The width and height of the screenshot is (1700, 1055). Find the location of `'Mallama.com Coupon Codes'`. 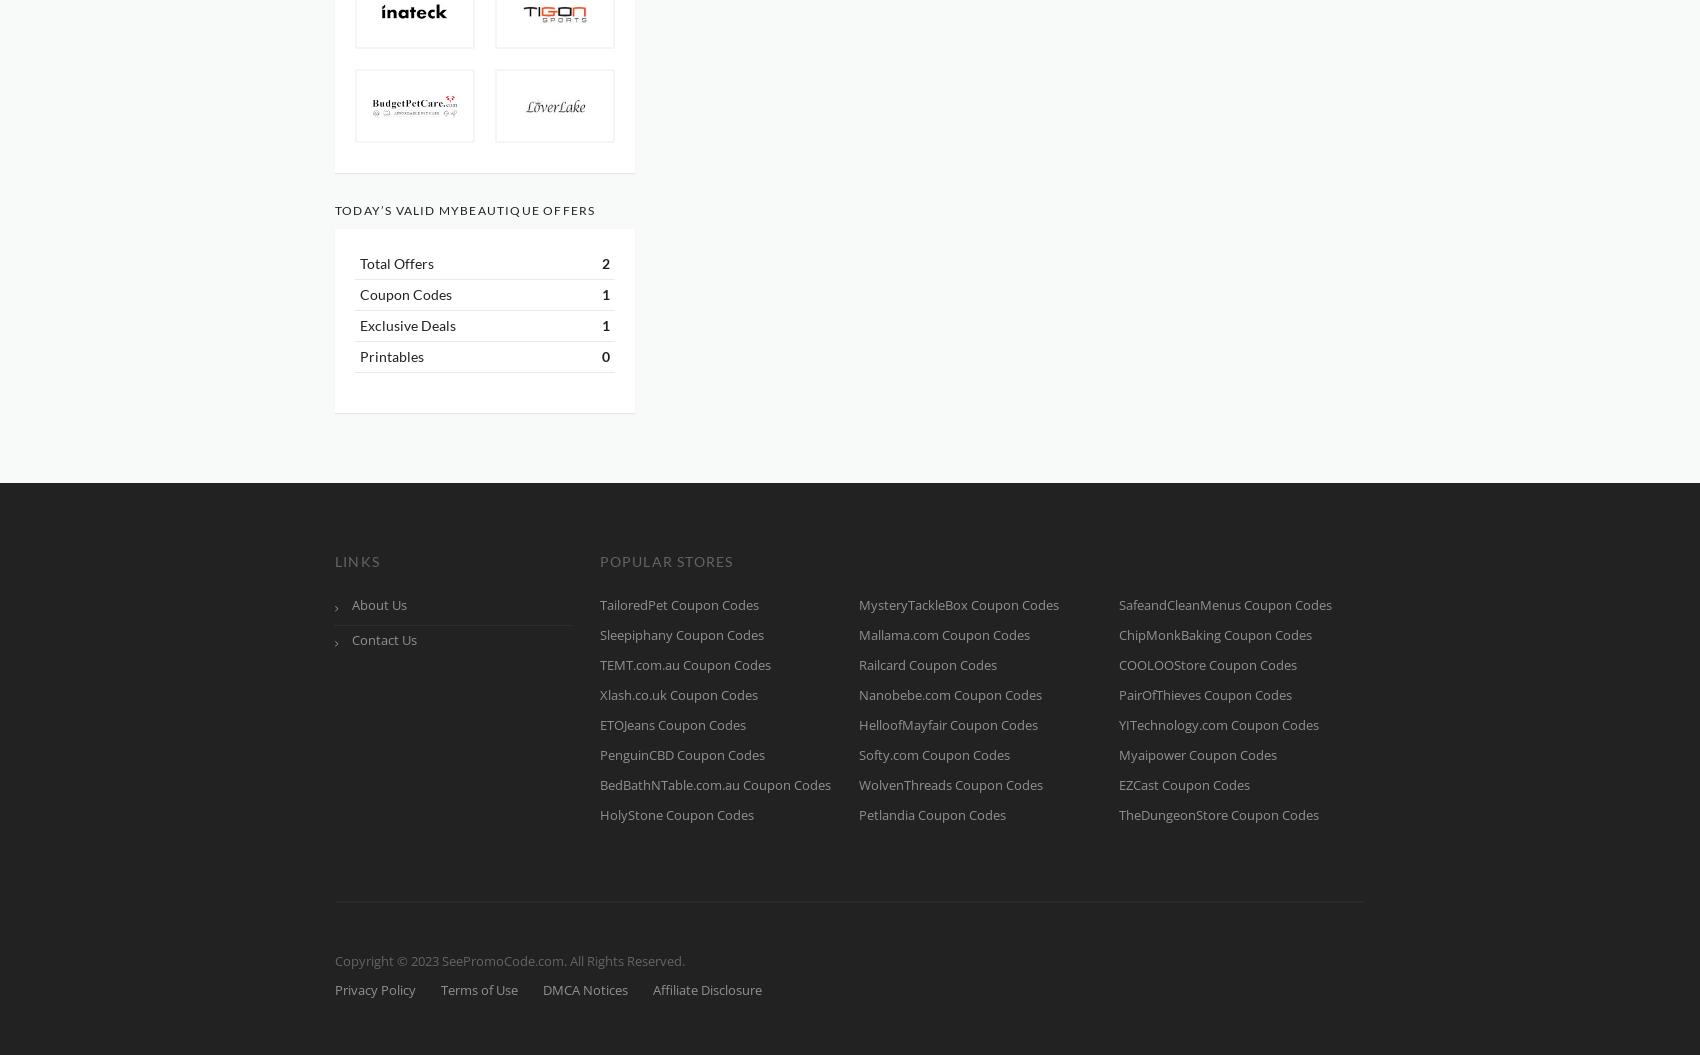

'Mallama.com Coupon Codes' is located at coordinates (944, 634).